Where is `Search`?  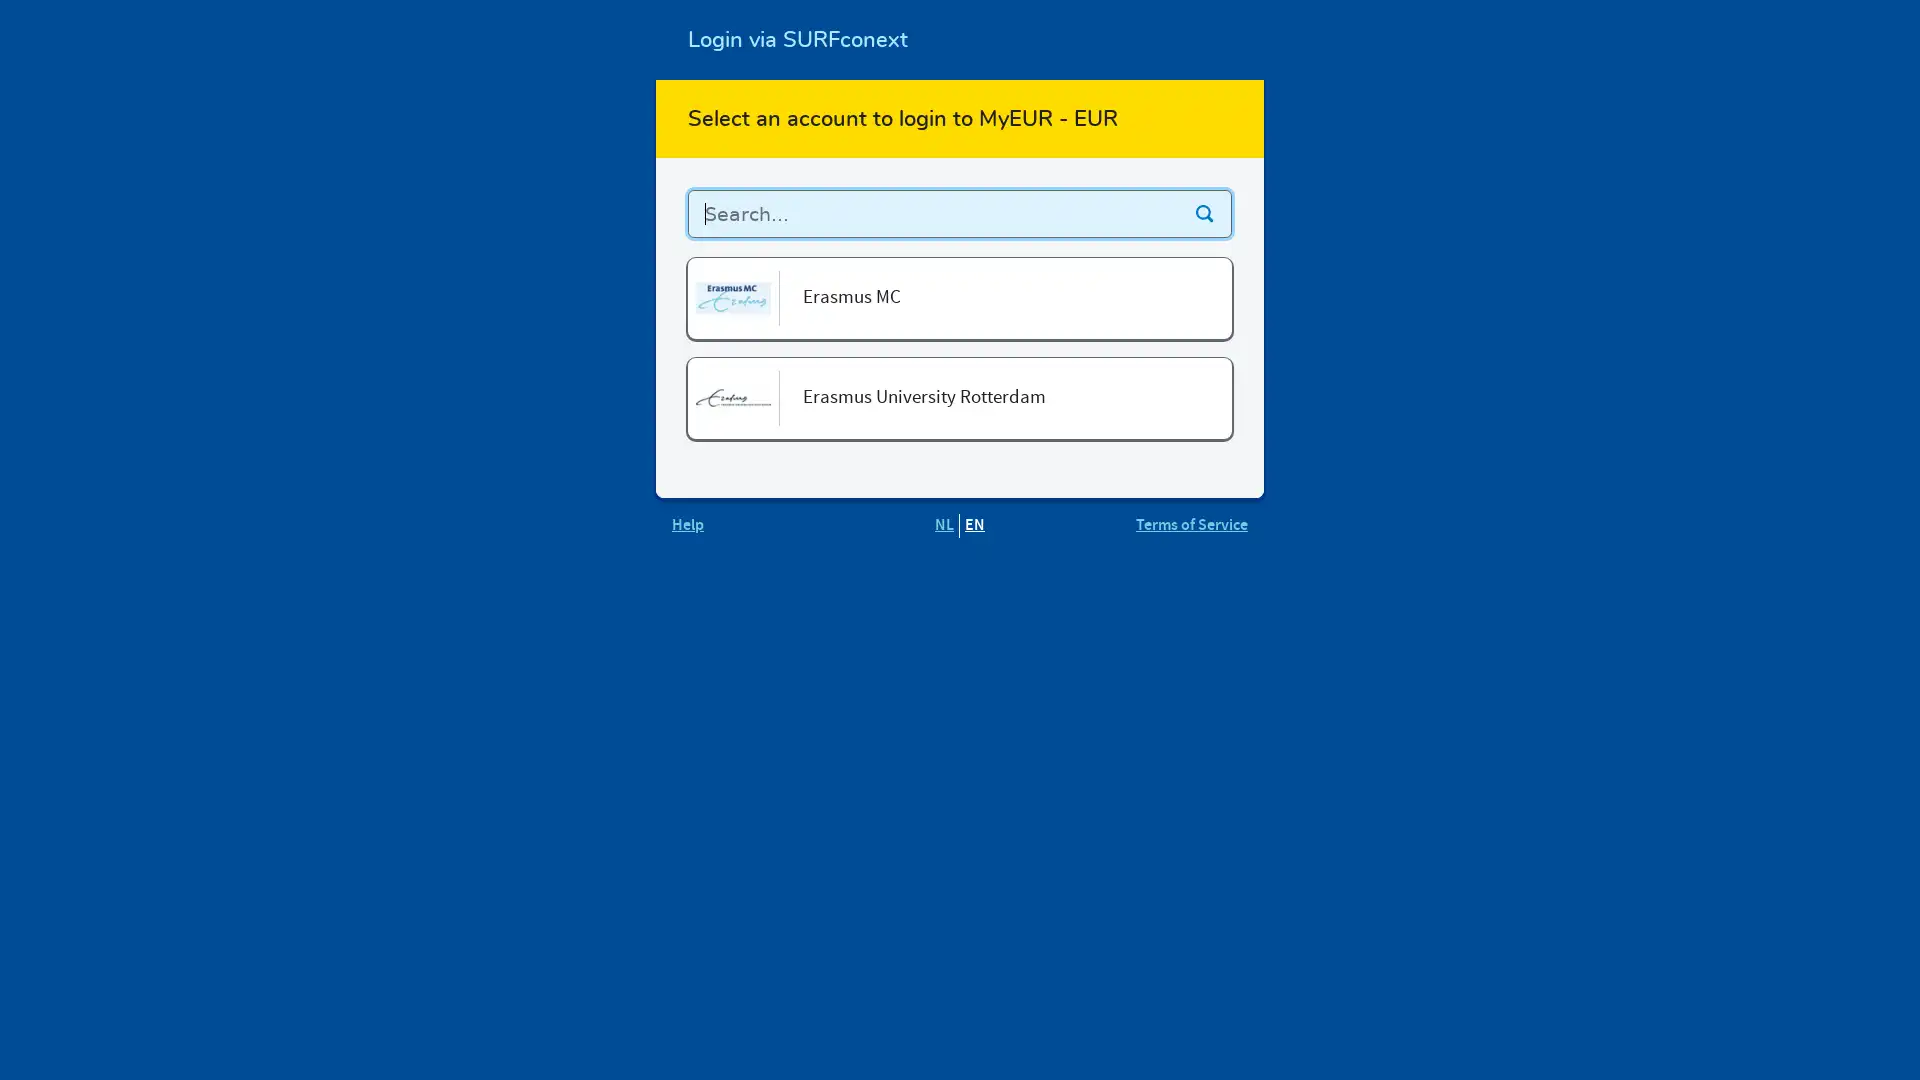
Search is located at coordinates (1203, 213).